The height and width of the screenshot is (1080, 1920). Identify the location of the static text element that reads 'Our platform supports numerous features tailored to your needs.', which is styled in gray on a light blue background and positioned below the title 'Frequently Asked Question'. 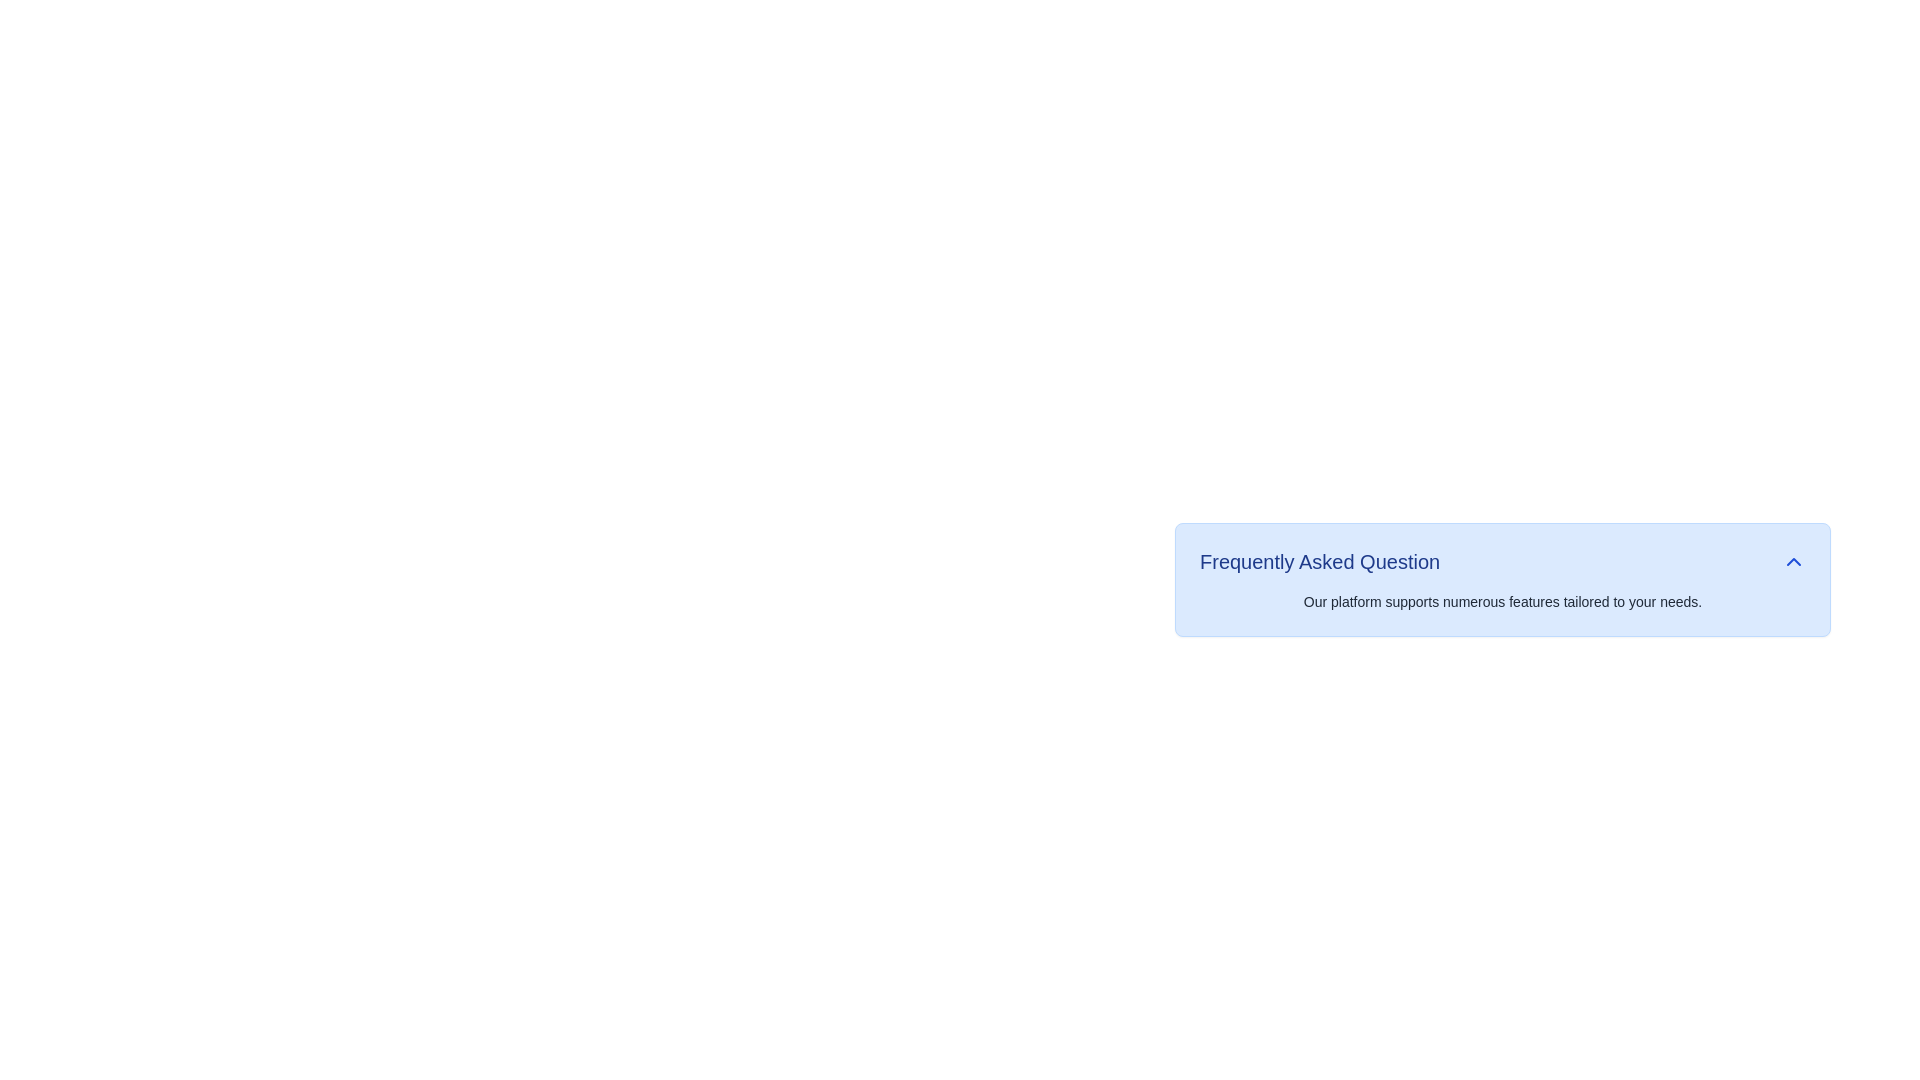
(1502, 600).